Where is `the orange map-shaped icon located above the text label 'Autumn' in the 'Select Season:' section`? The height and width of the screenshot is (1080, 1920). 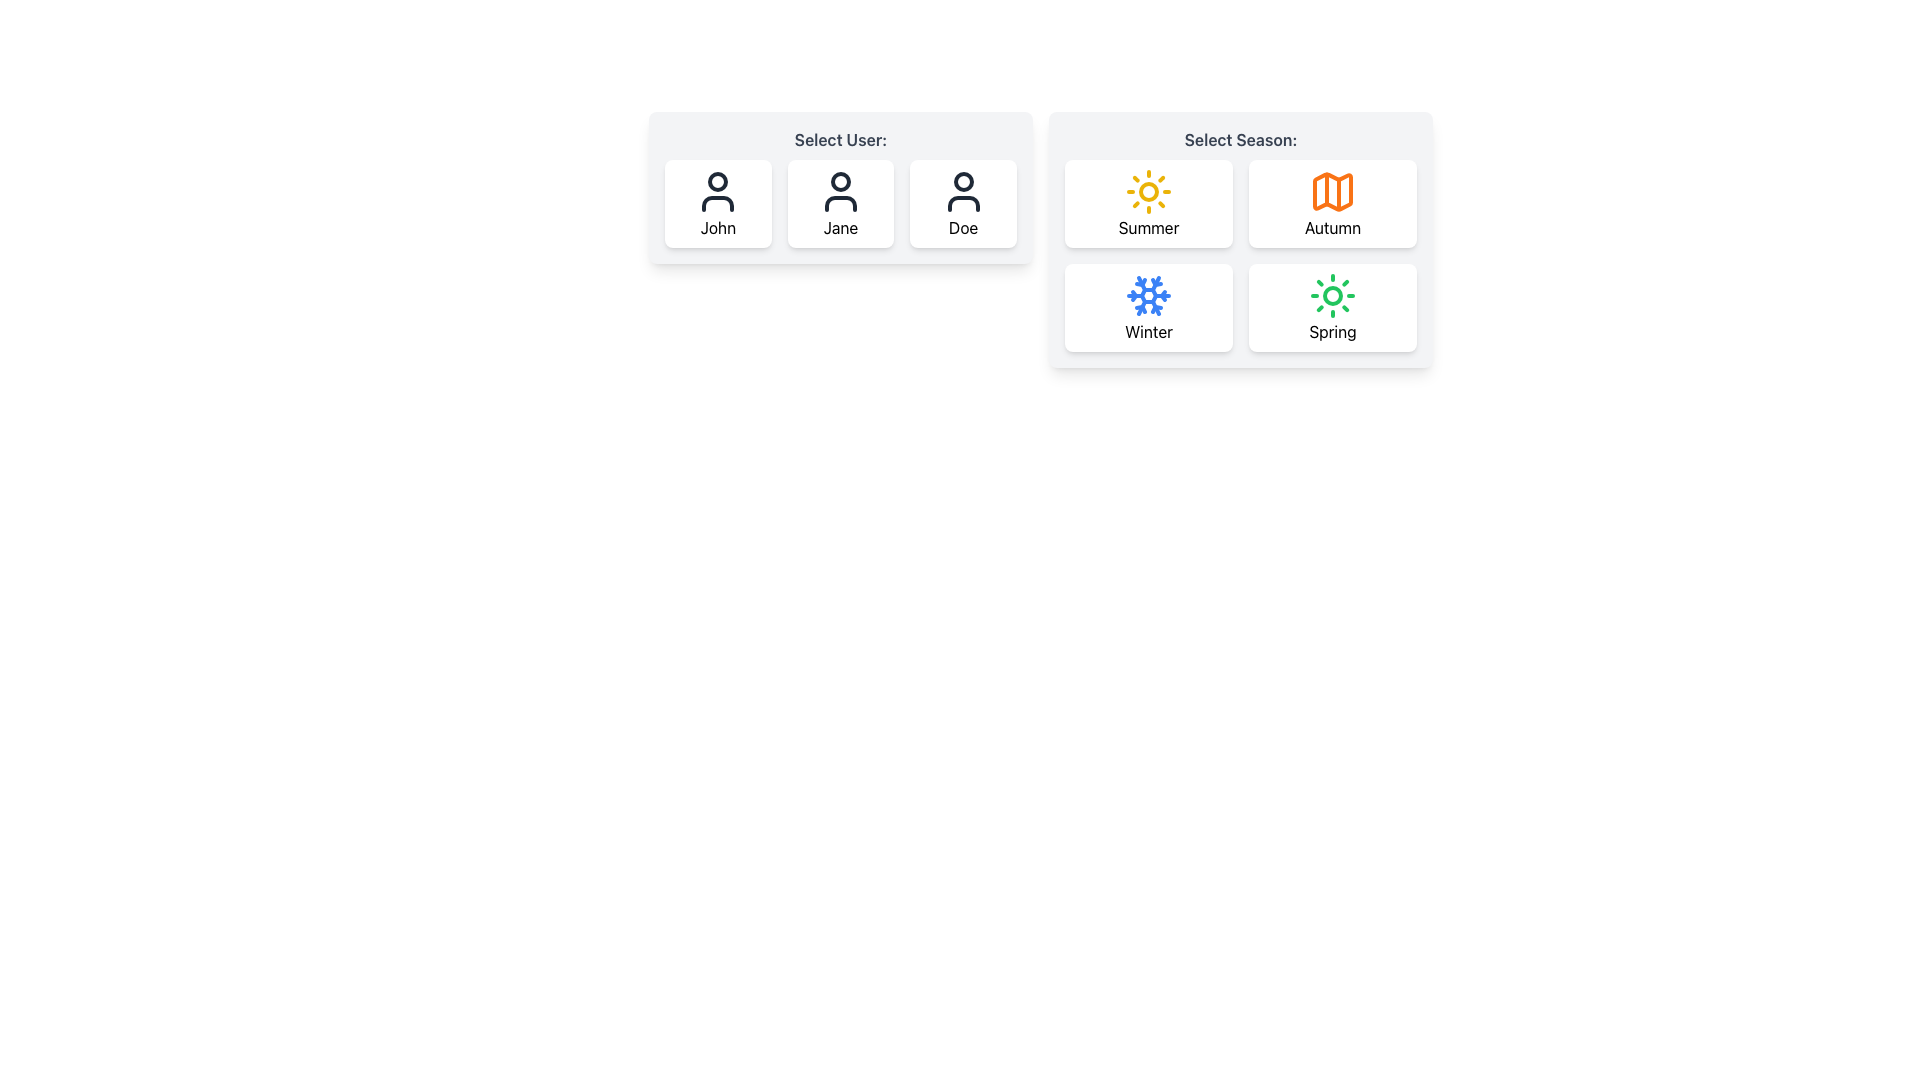
the orange map-shaped icon located above the text label 'Autumn' in the 'Select Season:' section is located at coordinates (1333, 192).